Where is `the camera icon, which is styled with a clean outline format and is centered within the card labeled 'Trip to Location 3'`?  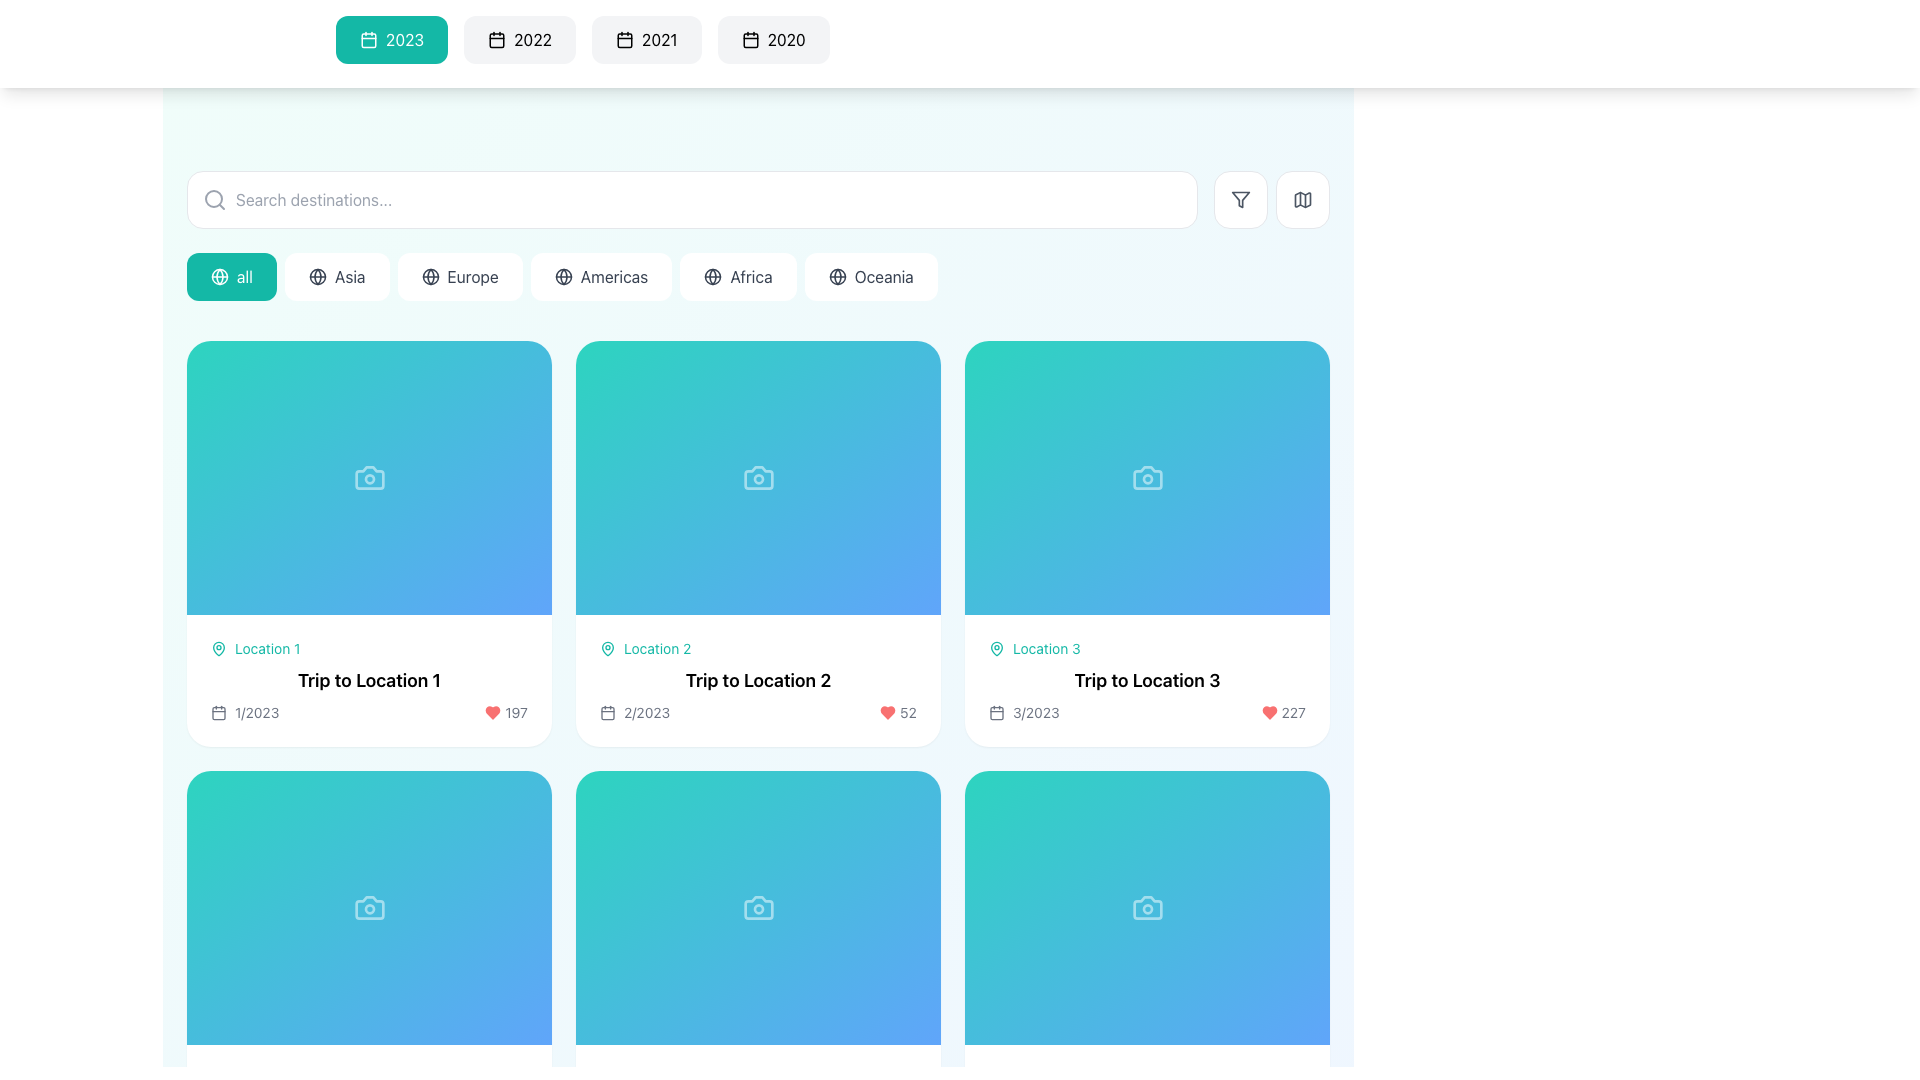
the camera icon, which is styled with a clean outline format and is centered within the card labeled 'Trip to Location 3' is located at coordinates (1147, 477).